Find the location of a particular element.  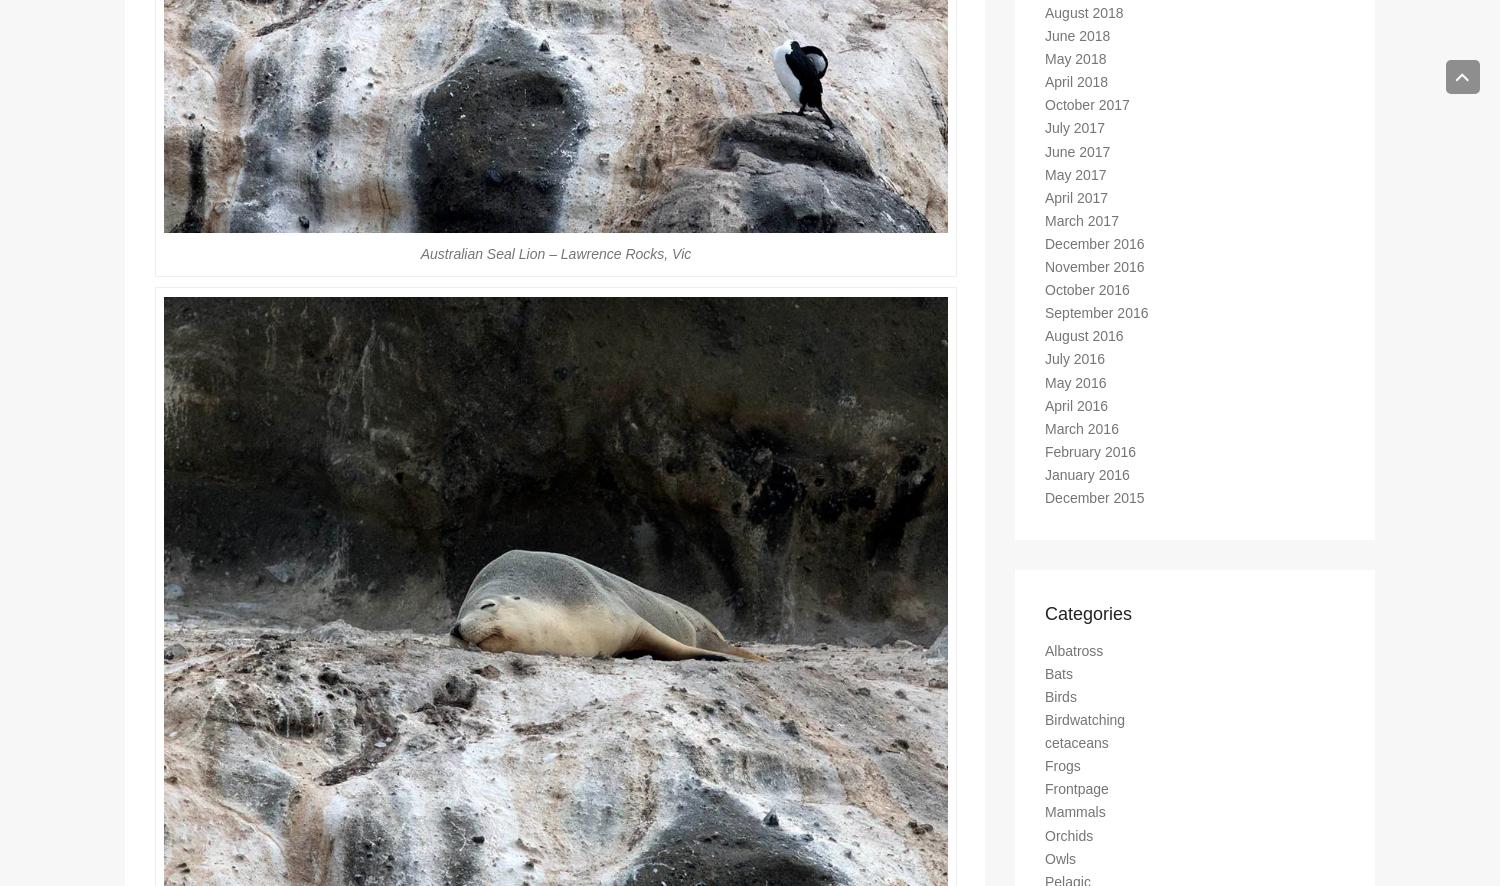

'Orchids' is located at coordinates (1068, 843).